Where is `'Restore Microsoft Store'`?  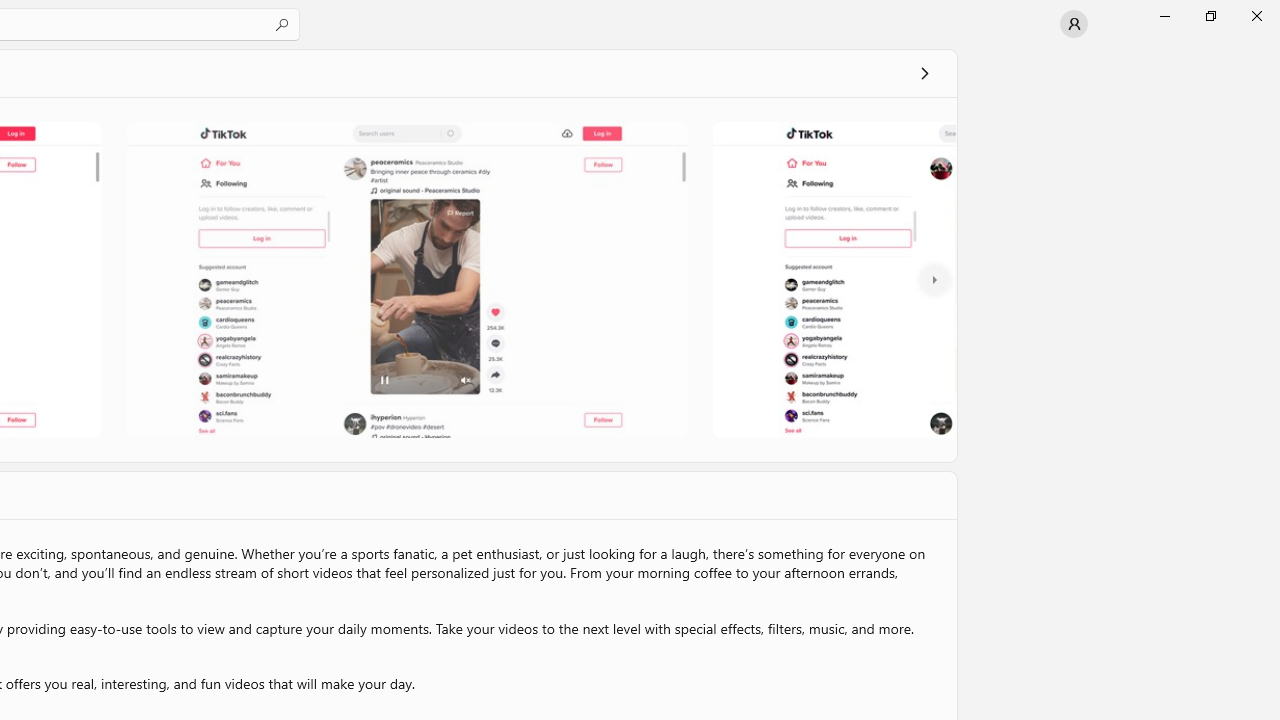 'Restore Microsoft Store' is located at coordinates (1209, 15).